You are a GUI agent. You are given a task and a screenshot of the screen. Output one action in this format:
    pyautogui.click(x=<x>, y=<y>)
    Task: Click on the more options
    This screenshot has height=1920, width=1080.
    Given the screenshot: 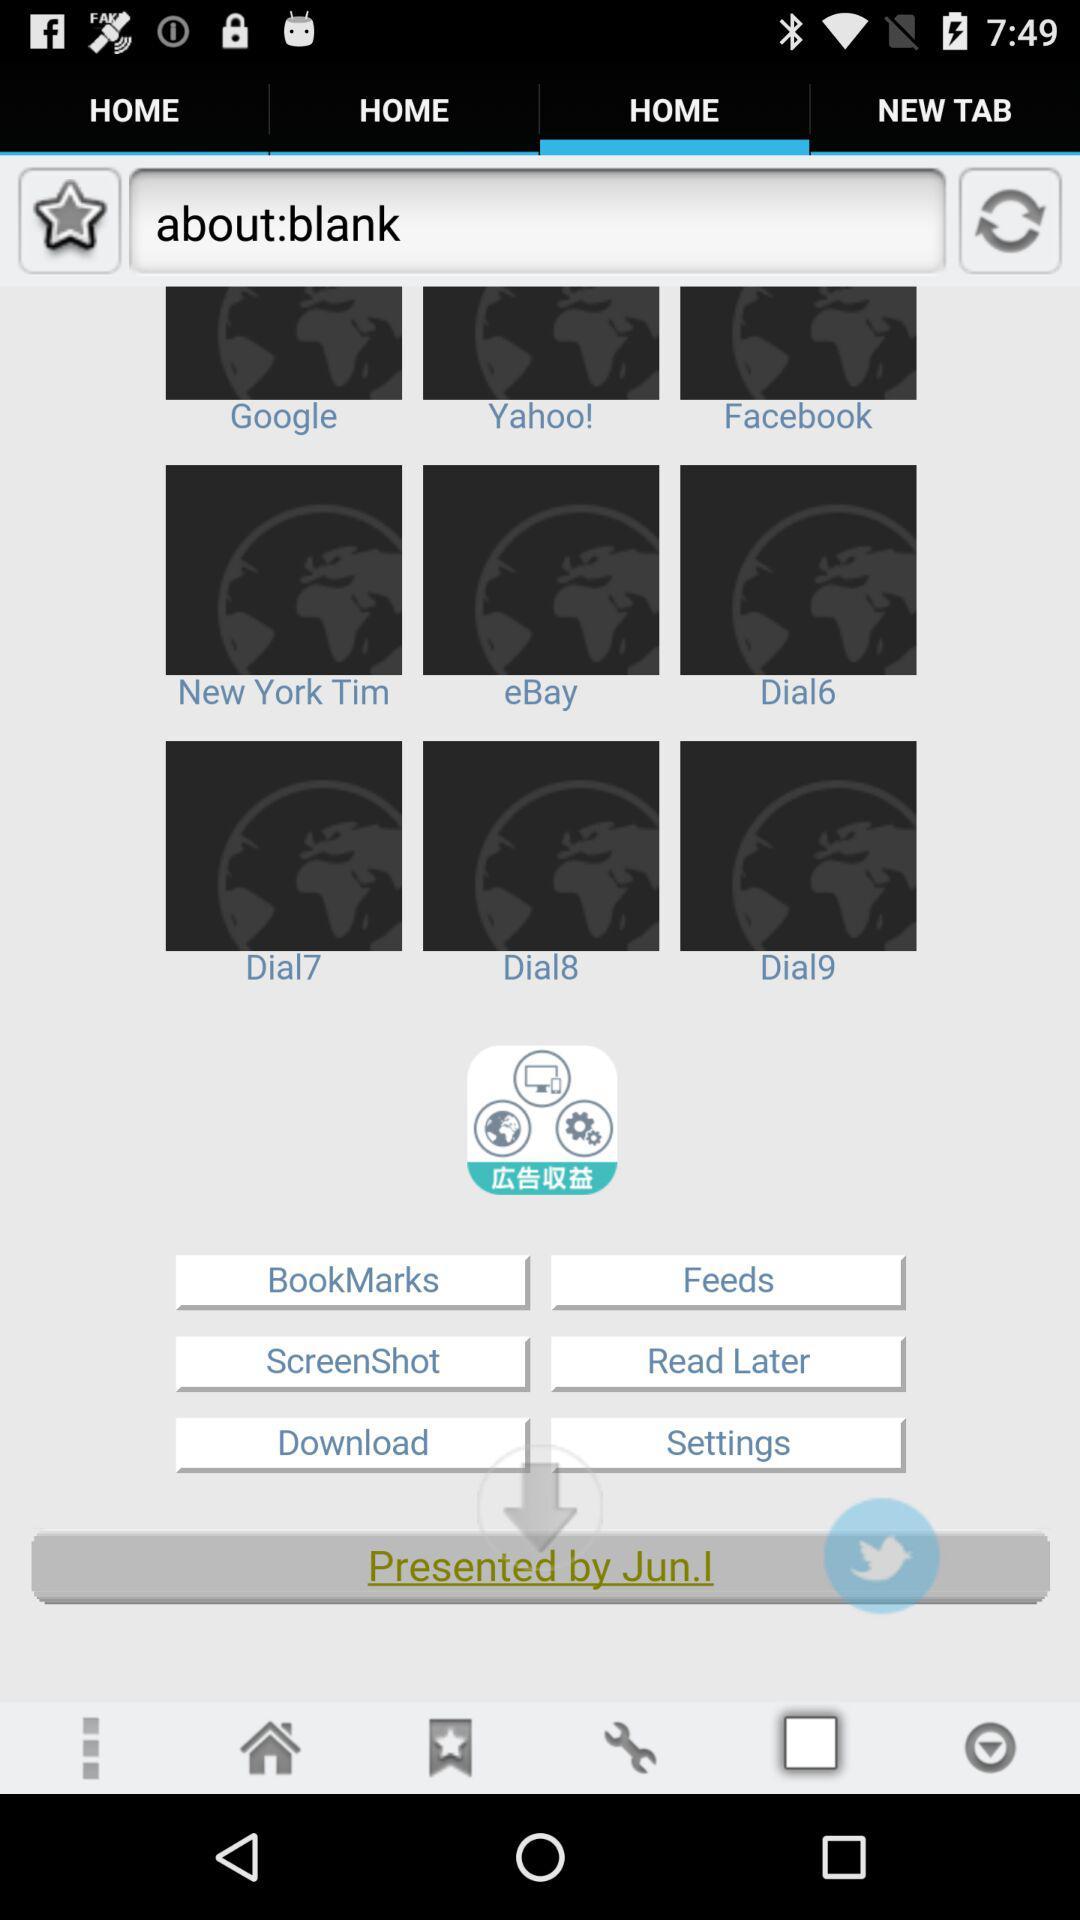 What is the action you would take?
    pyautogui.click(x=88, y=1746)
    